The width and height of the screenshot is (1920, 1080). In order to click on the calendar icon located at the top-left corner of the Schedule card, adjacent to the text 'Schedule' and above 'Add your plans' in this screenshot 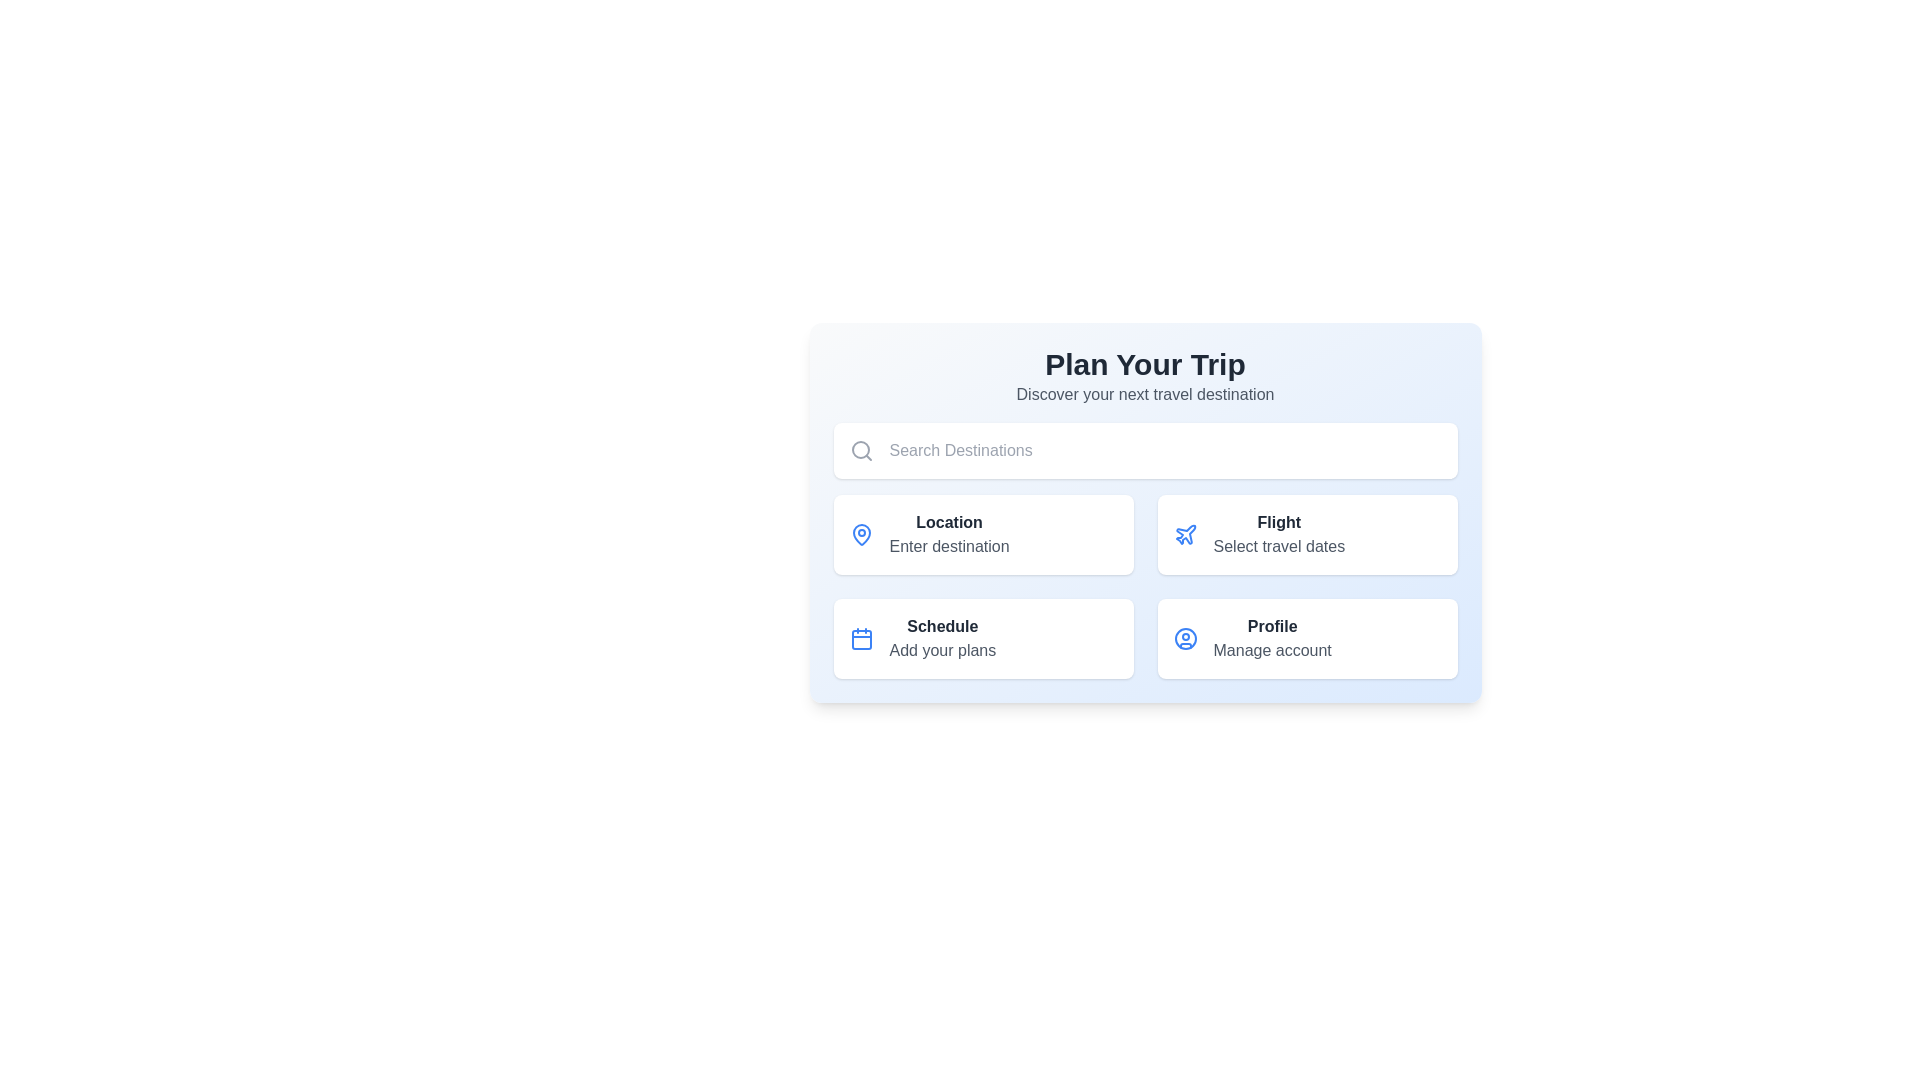, I will do `click(861, 639)`.